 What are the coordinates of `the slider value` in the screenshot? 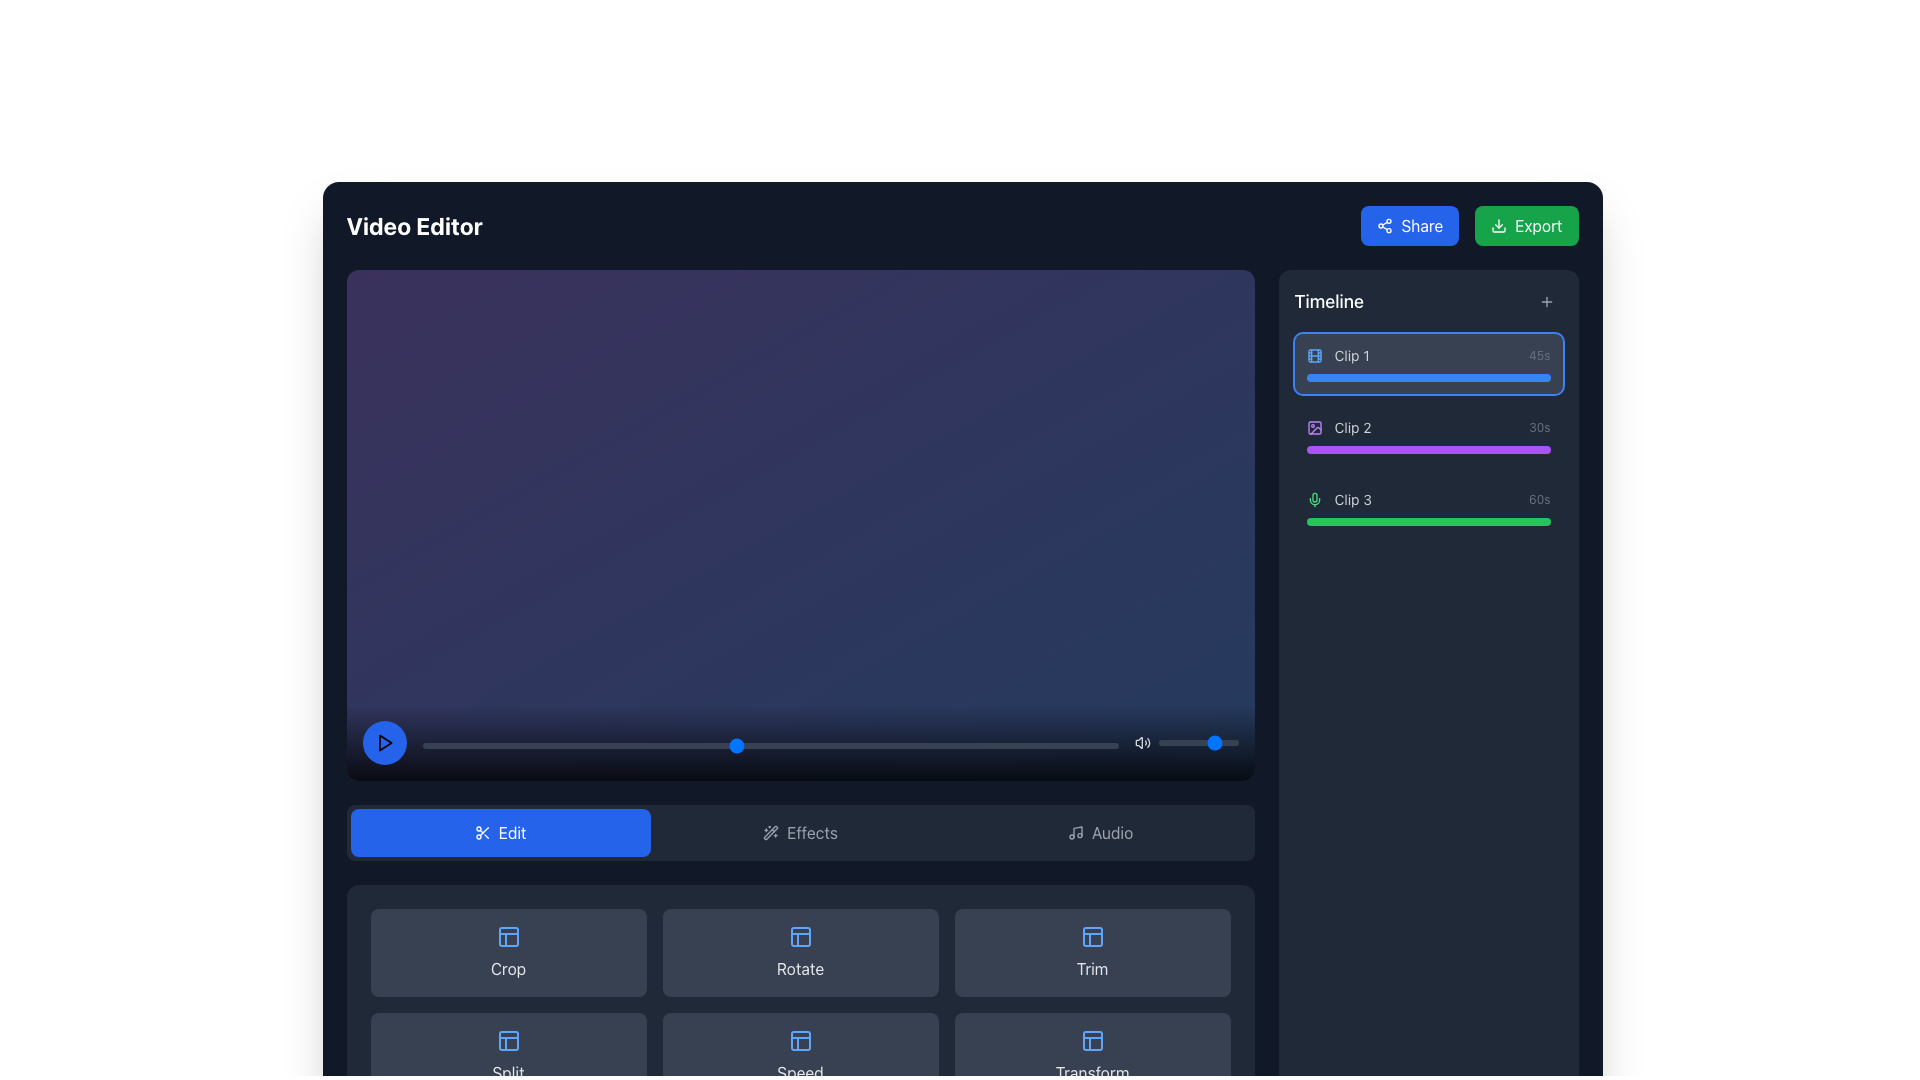 It's located at (1216, 742).